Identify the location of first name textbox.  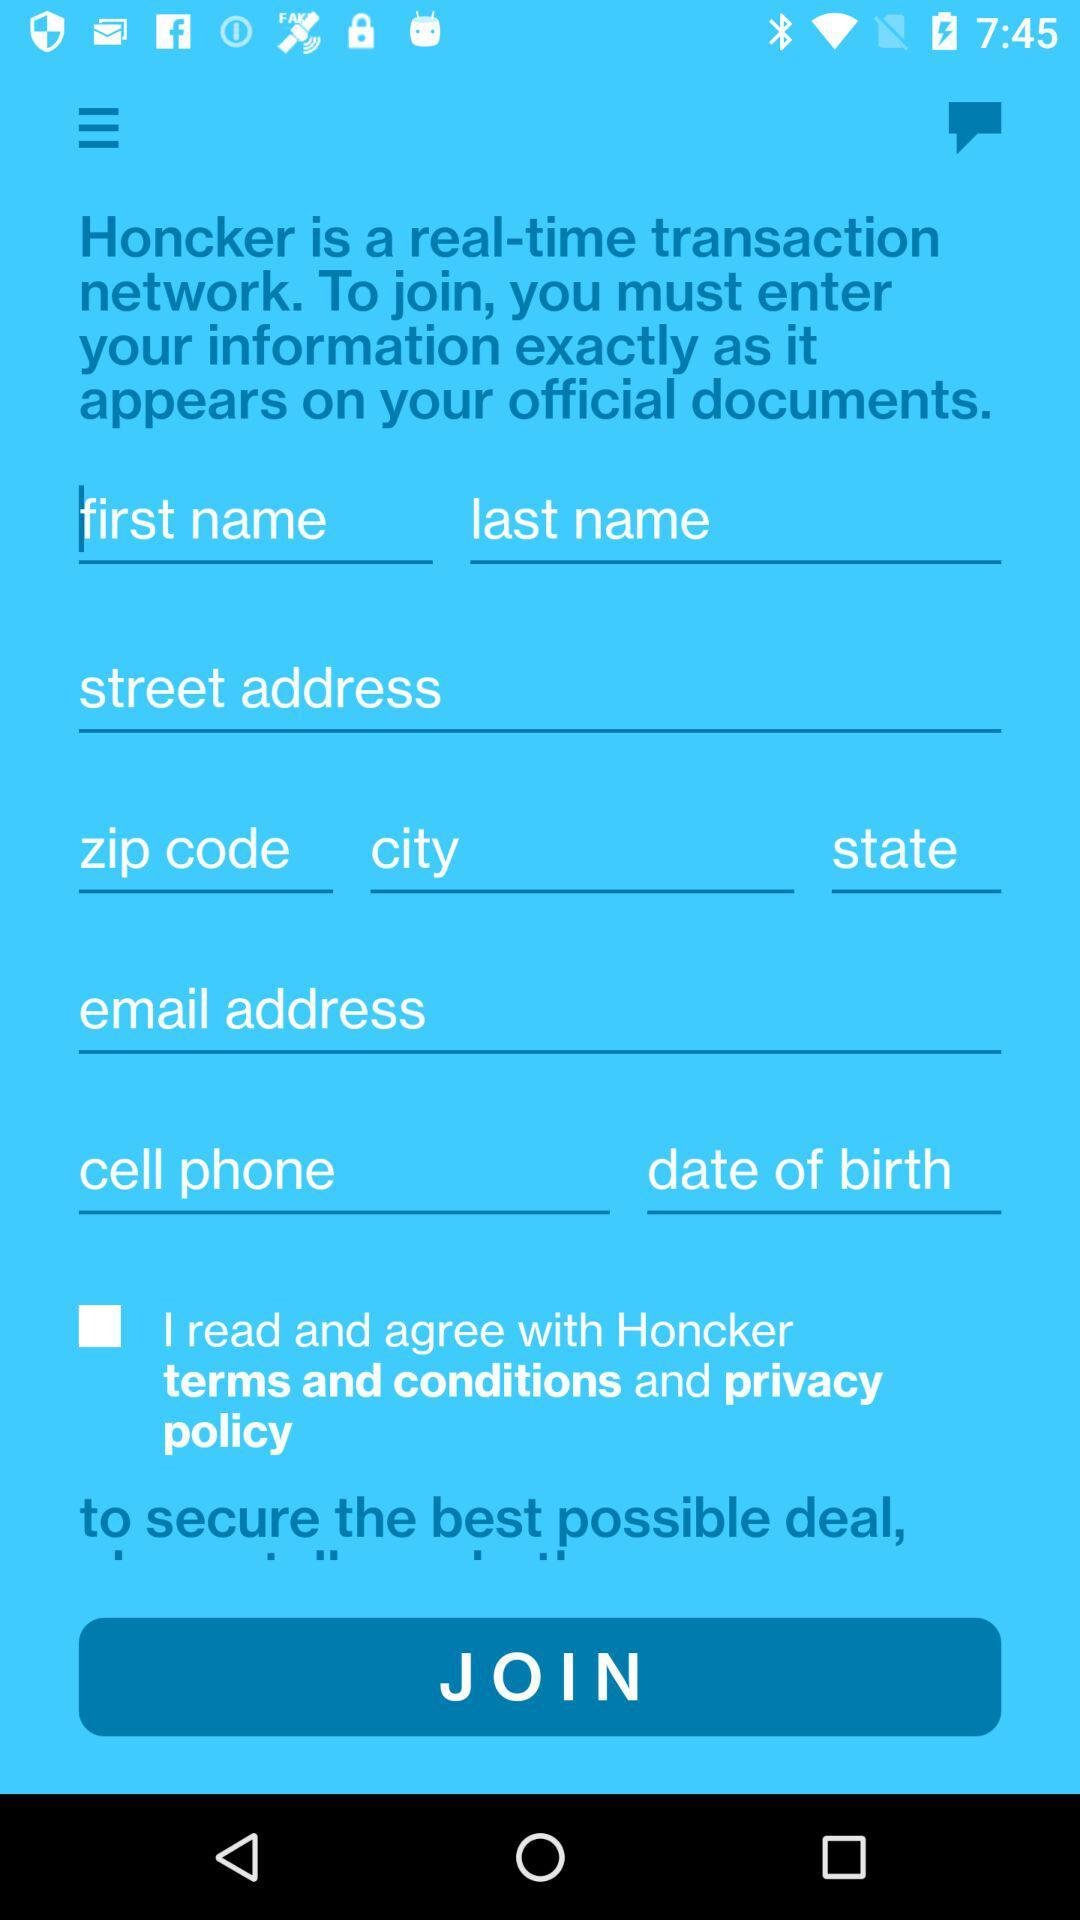
(254, 518).